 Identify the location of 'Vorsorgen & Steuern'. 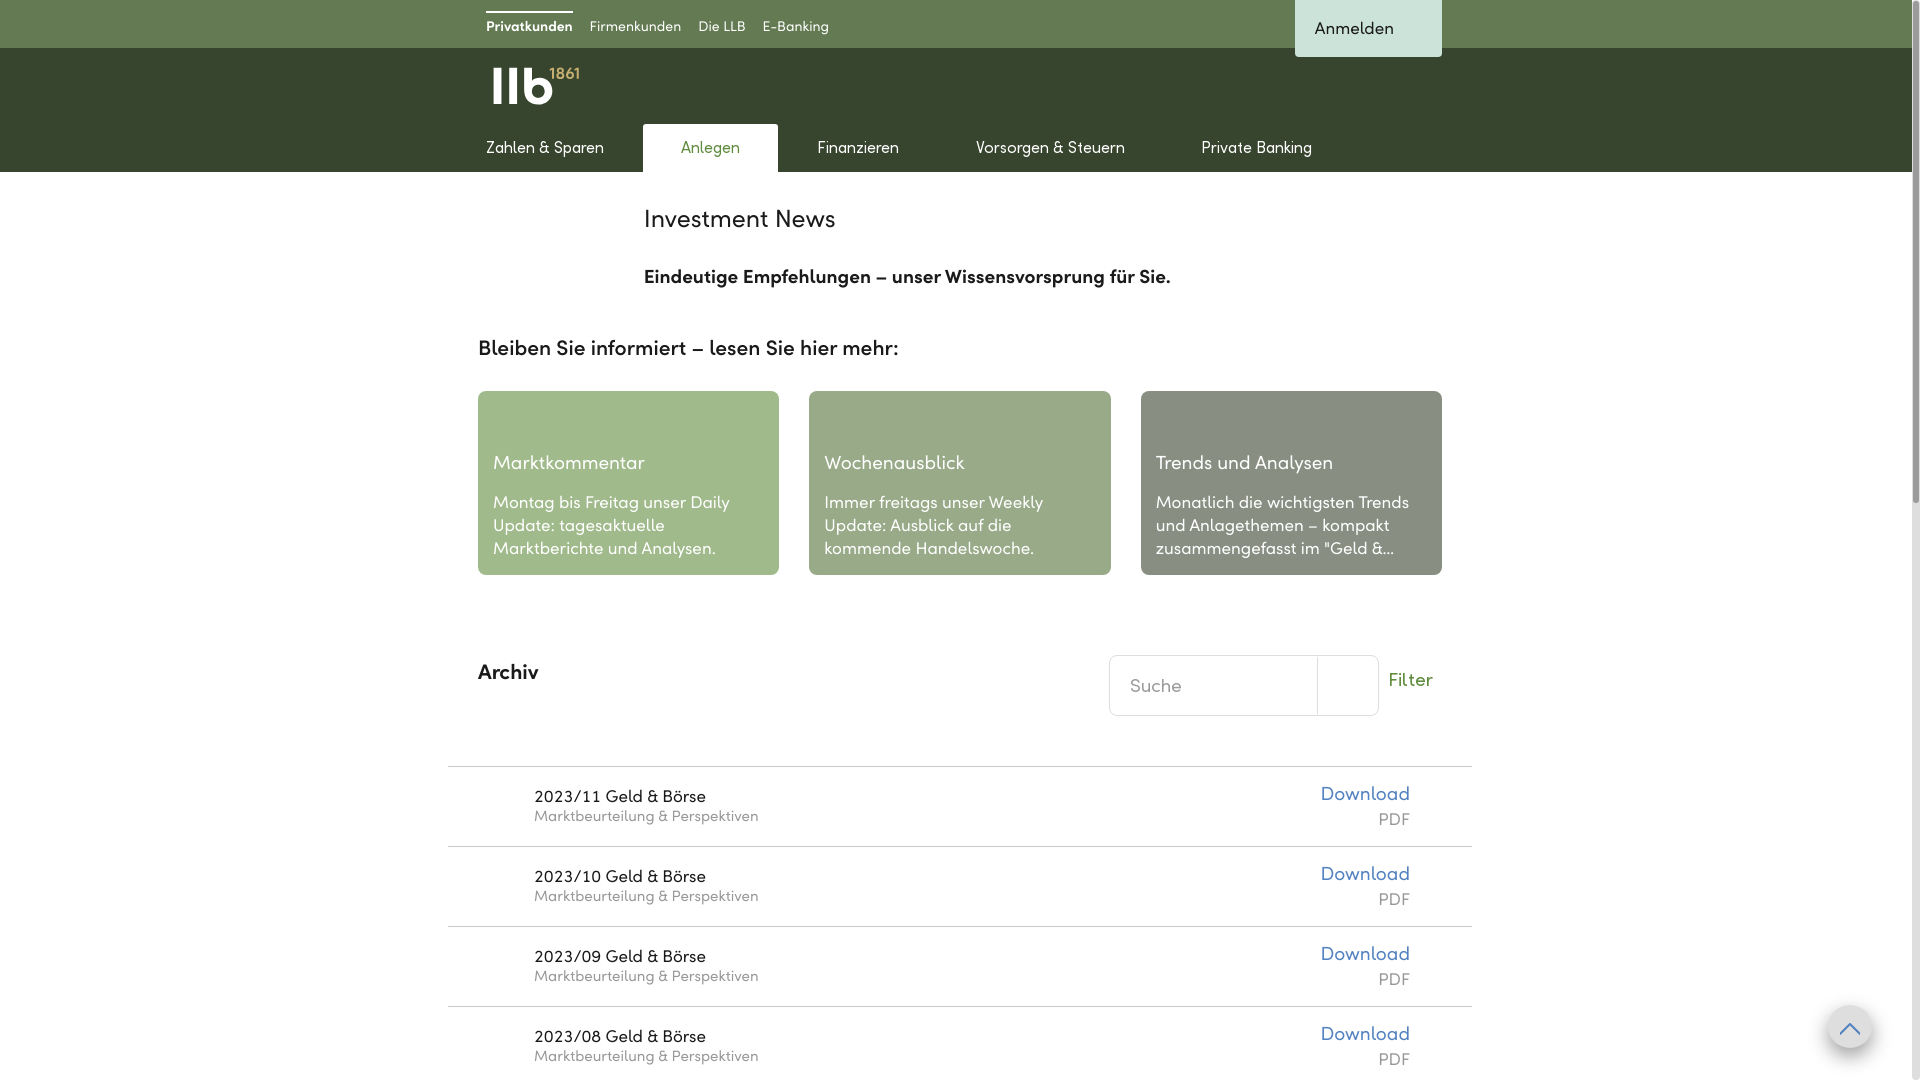
(1049, 146).